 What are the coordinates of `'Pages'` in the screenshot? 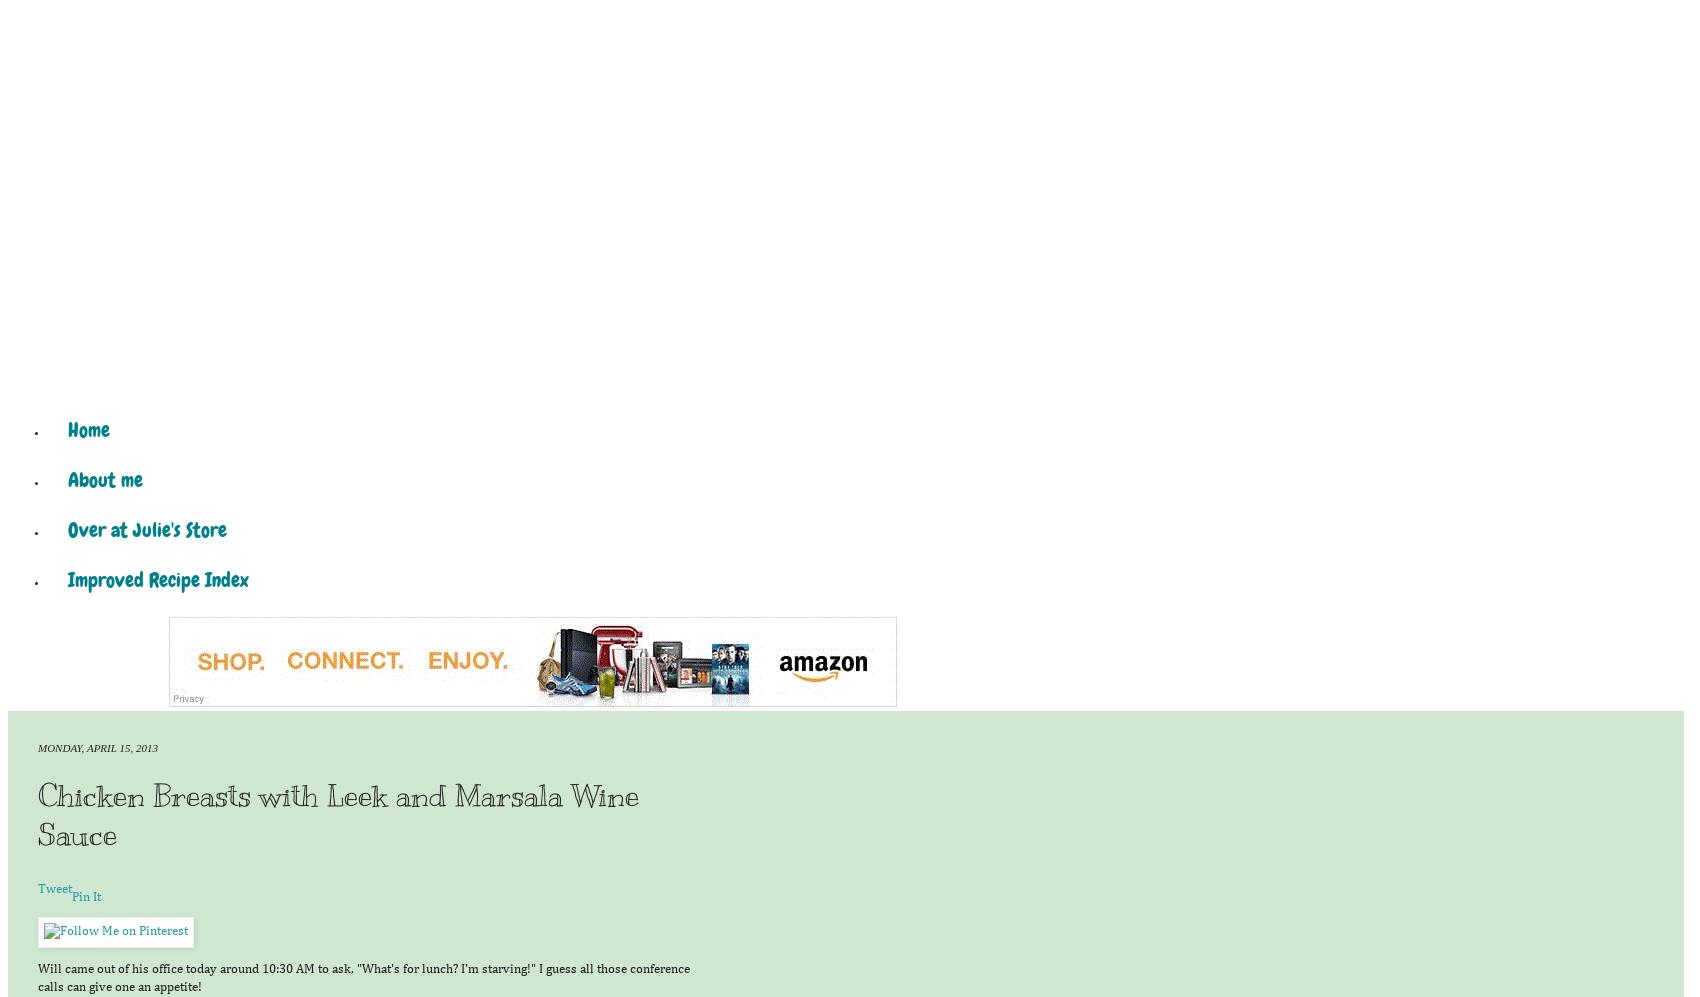 It's located at (23, 388).